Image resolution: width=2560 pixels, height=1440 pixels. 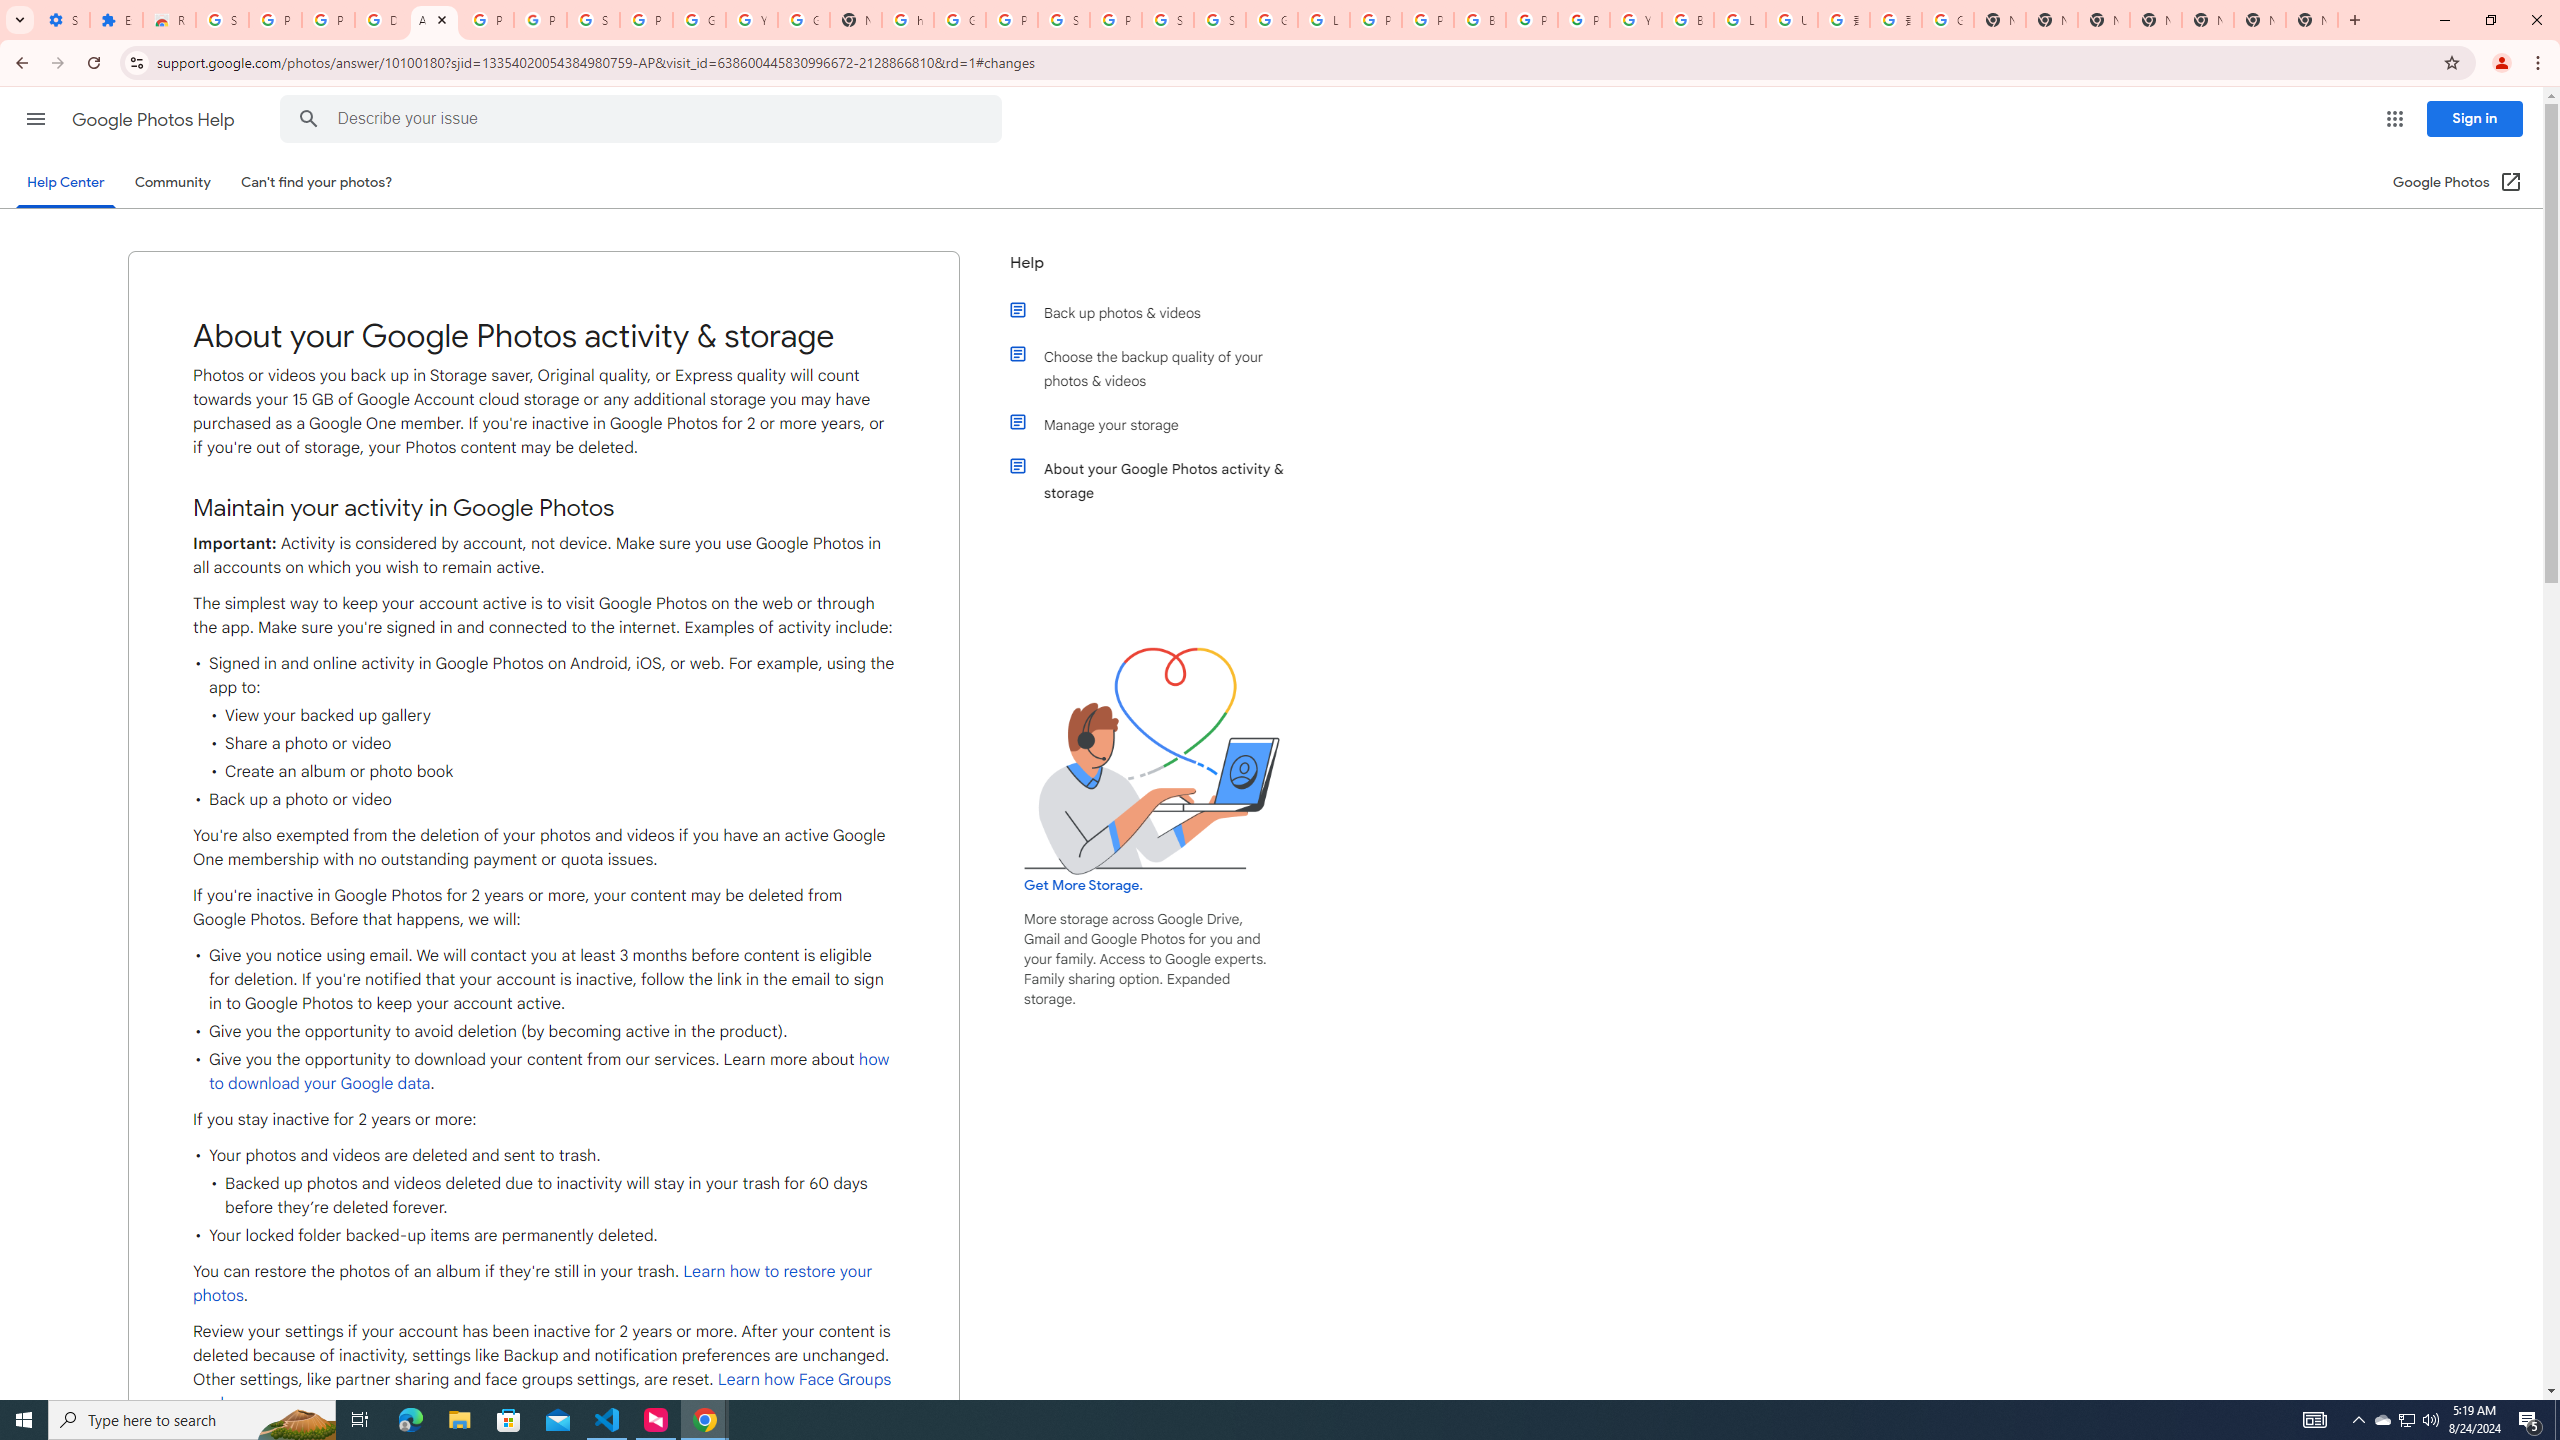 What do you see at coordinates (34, 118) in the screenshot?
I see `'Main menu'` at bounding box center [34, 118].